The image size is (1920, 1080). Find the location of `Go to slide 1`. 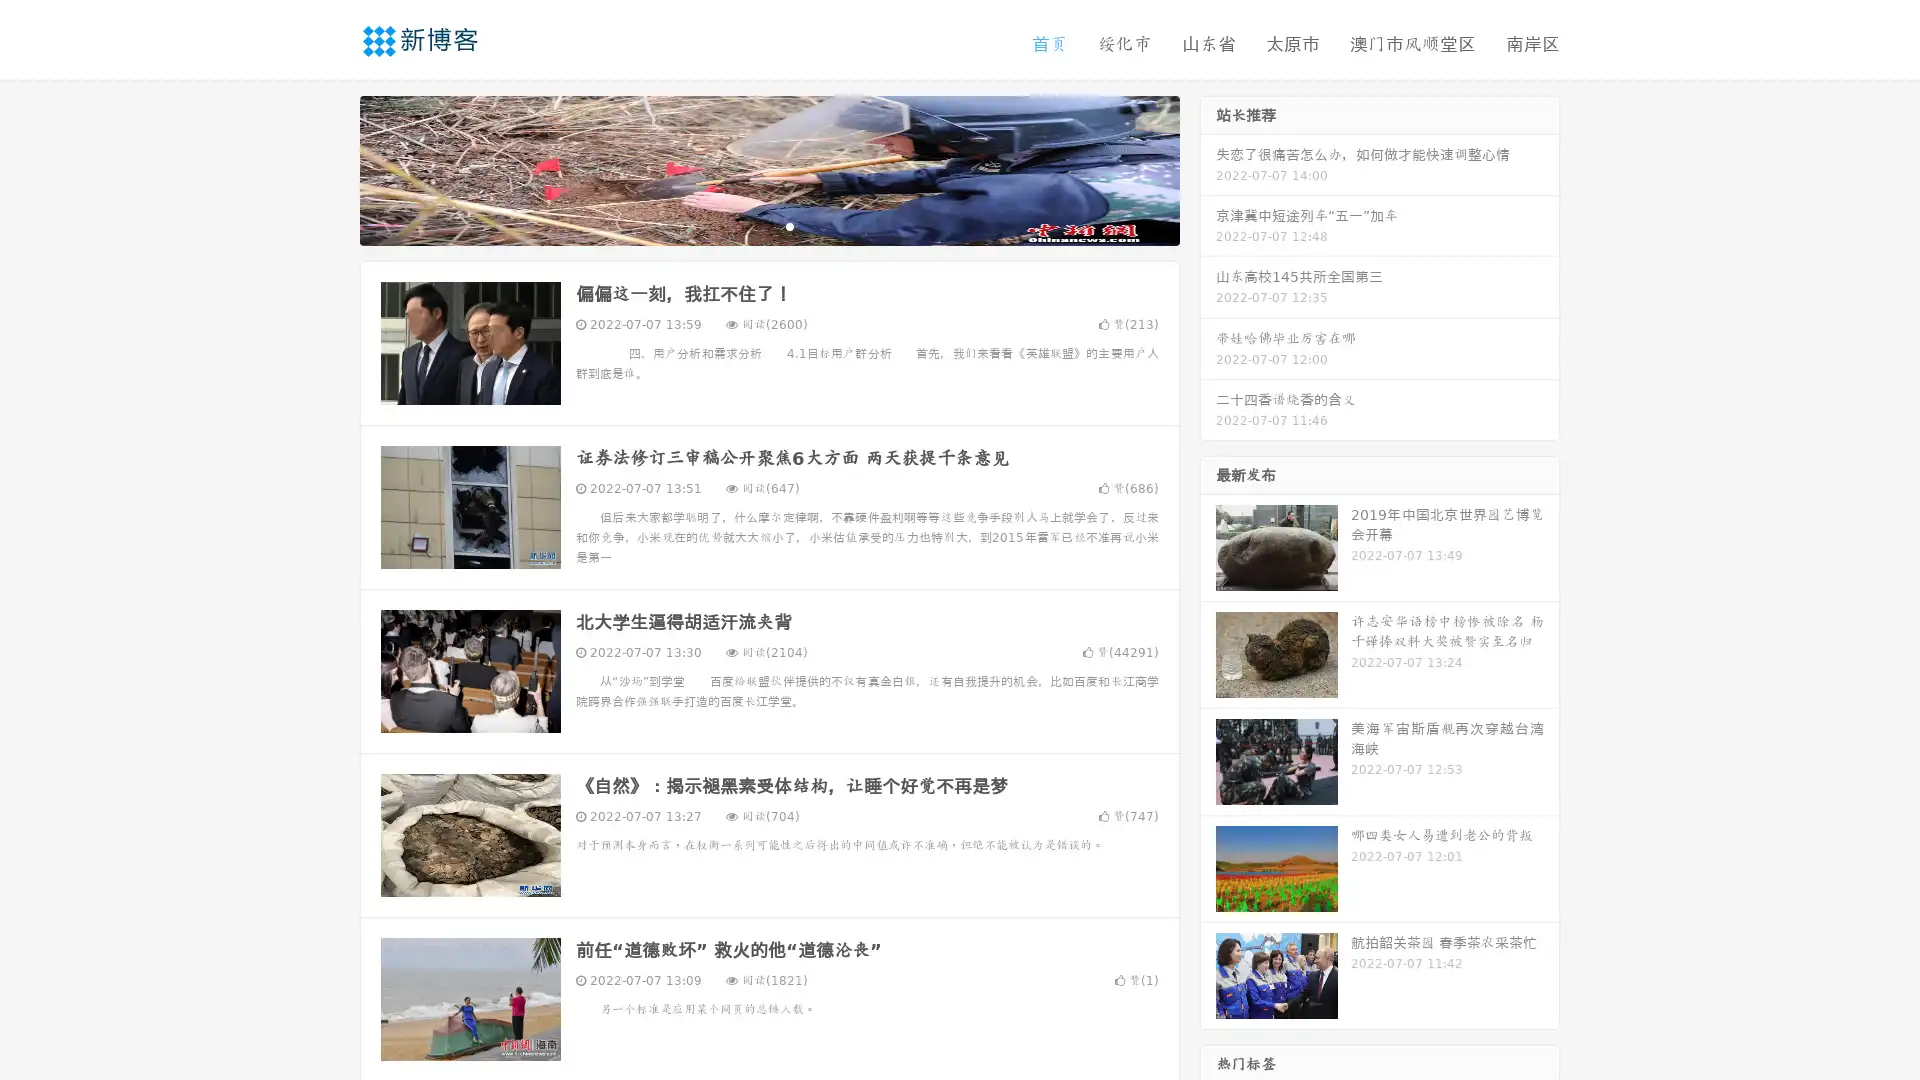

Go to slide 1 is located at coordinates (748, 225).